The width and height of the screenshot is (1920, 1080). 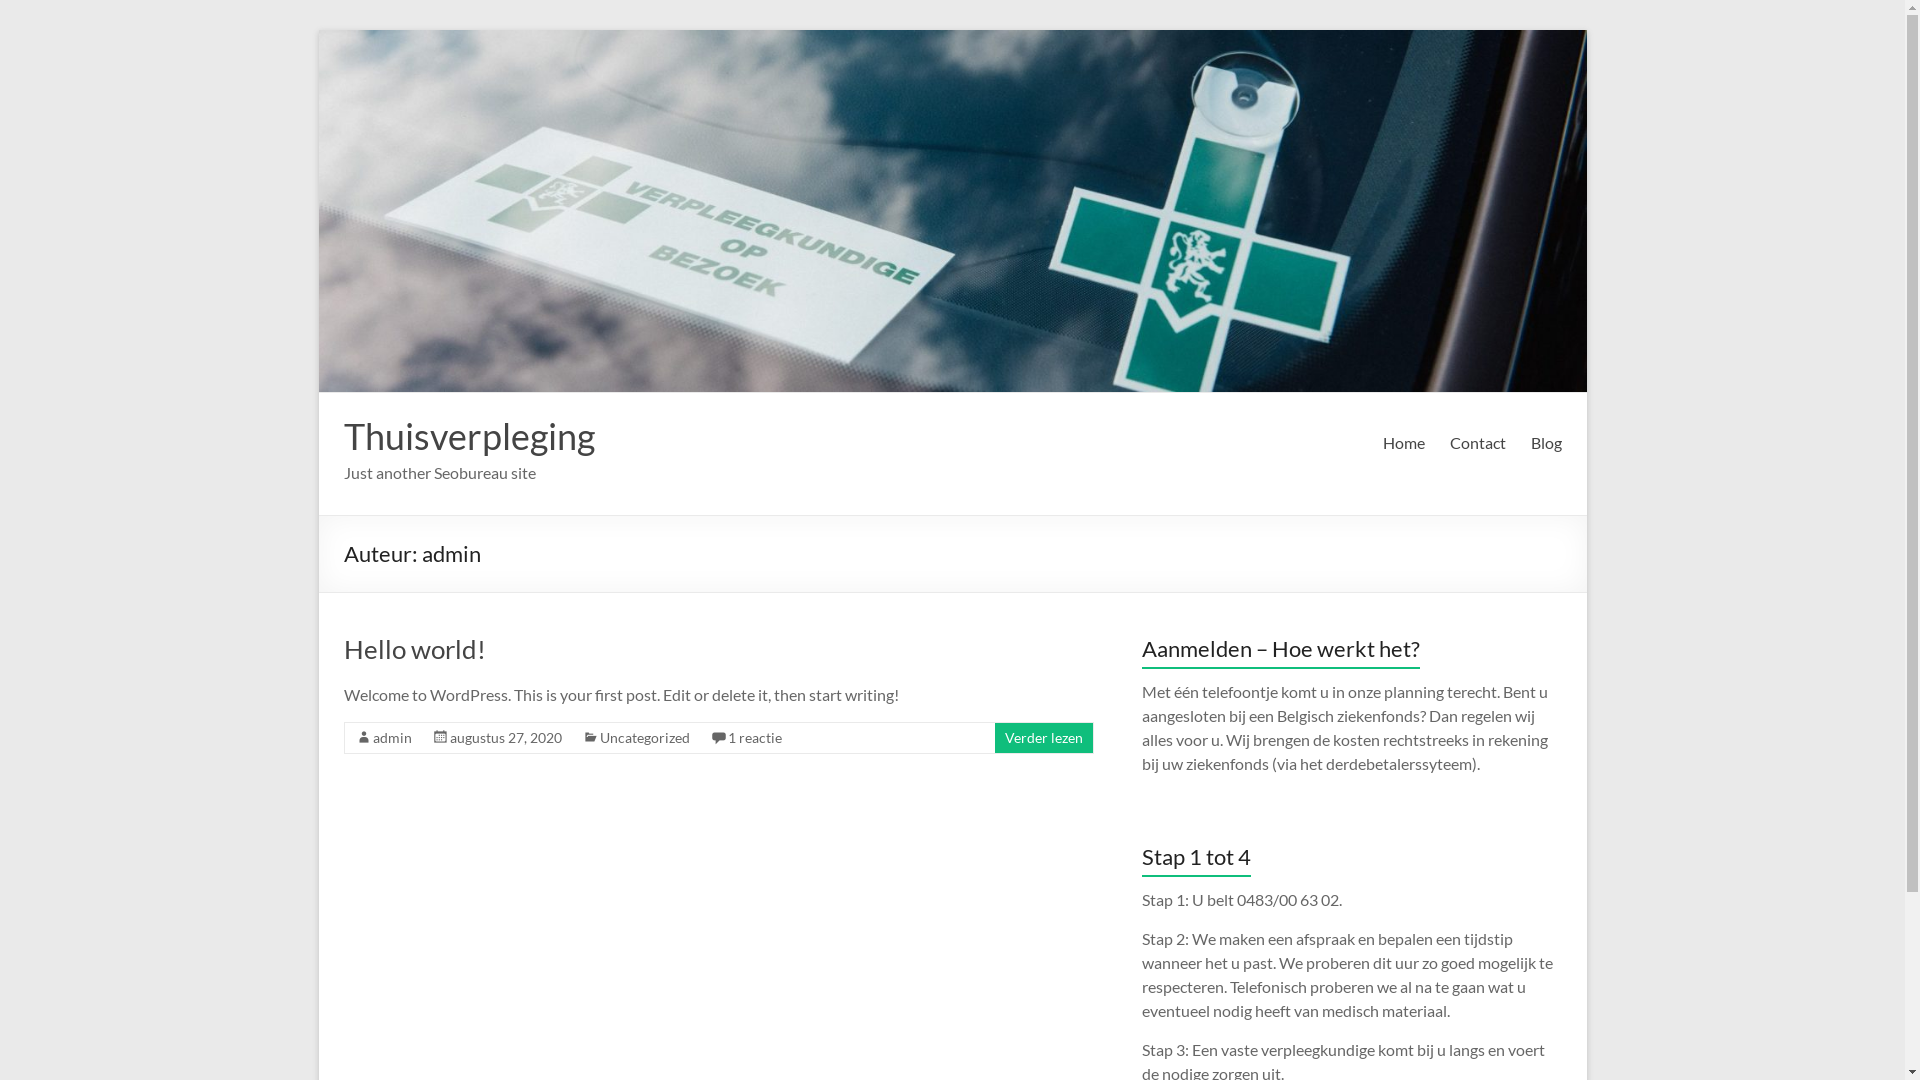 What do you see at coordinates (644, 737) in the screenshot?
I see `'Uncategorized'` at bounding box center [644, 737].